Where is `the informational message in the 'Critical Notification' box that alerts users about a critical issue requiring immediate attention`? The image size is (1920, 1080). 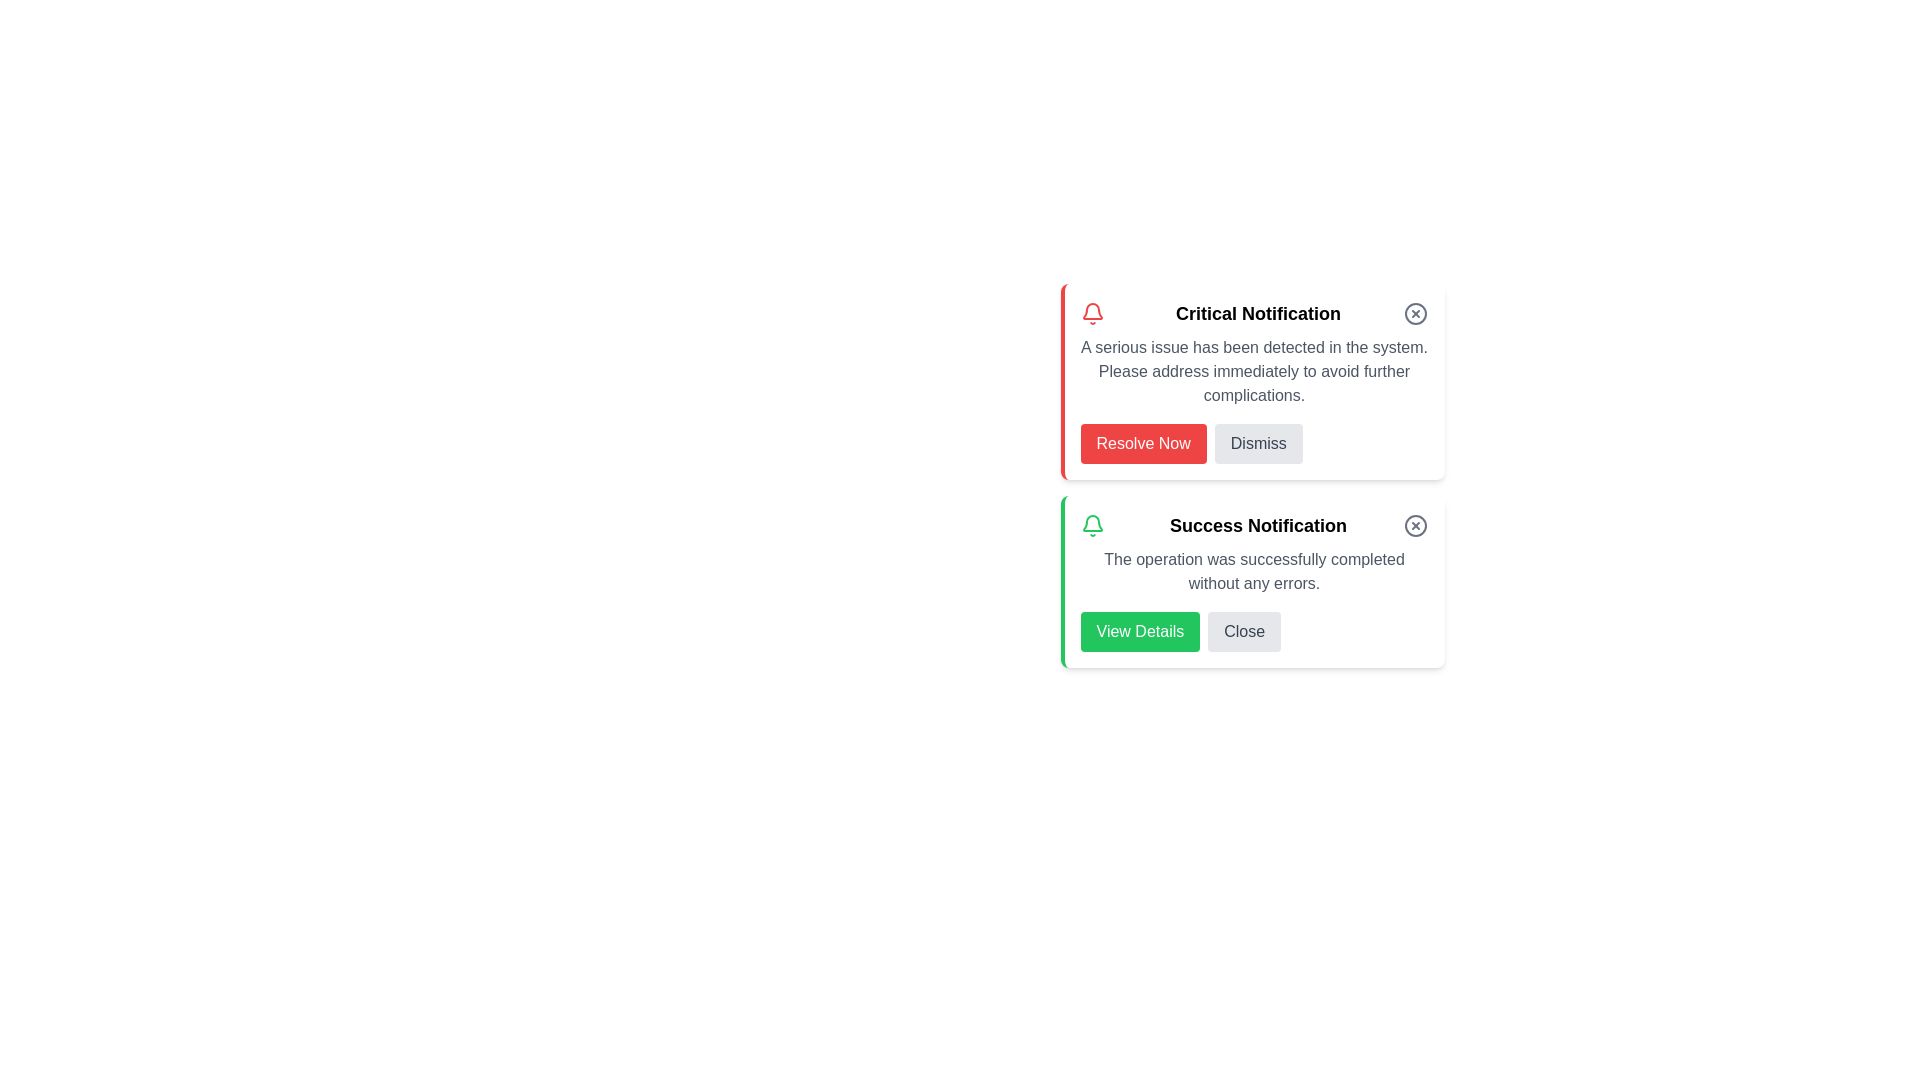 the informational message in the 'Critical Notification' box that alerts users about a critical issue requiring immediate attention is located at coordinates (1253, 371).